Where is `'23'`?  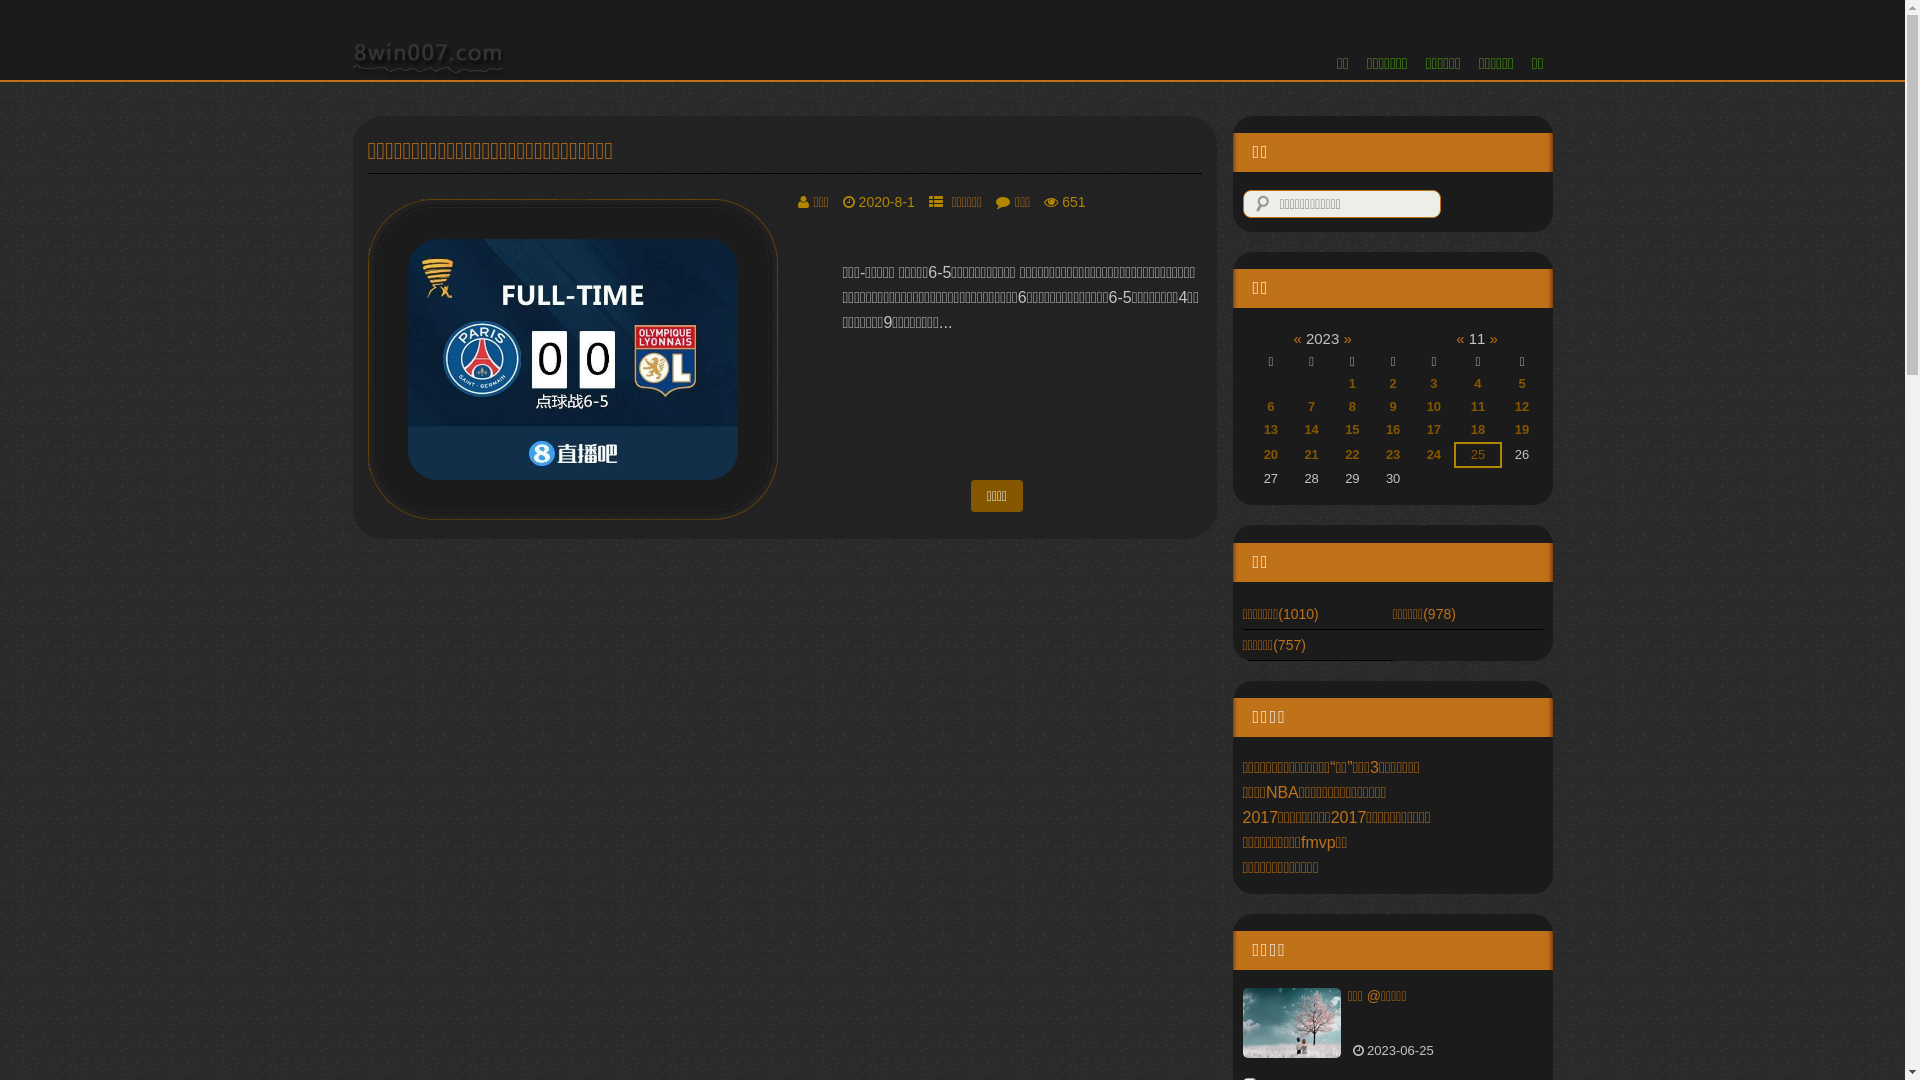 '23' is located at coordinates (1385, 454).